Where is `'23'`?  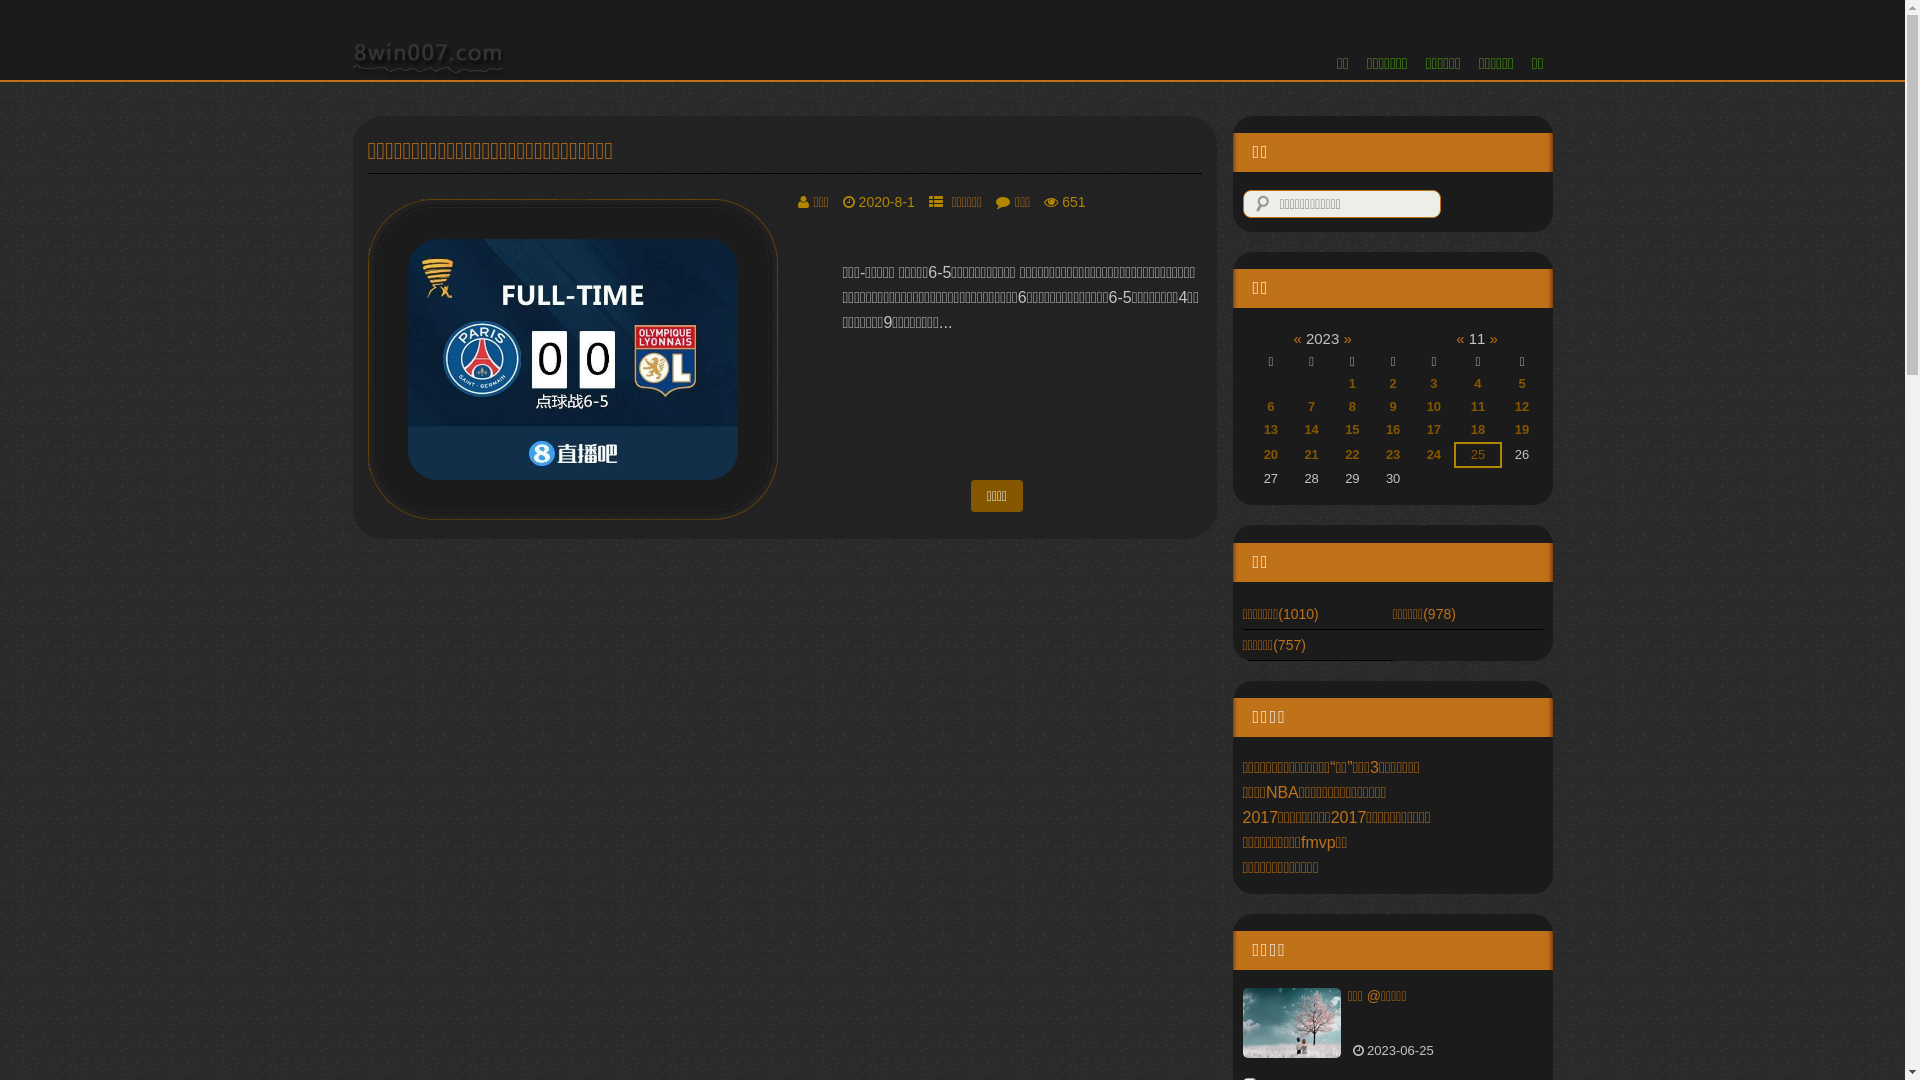 '23' is located at coordinates (1385, 454).